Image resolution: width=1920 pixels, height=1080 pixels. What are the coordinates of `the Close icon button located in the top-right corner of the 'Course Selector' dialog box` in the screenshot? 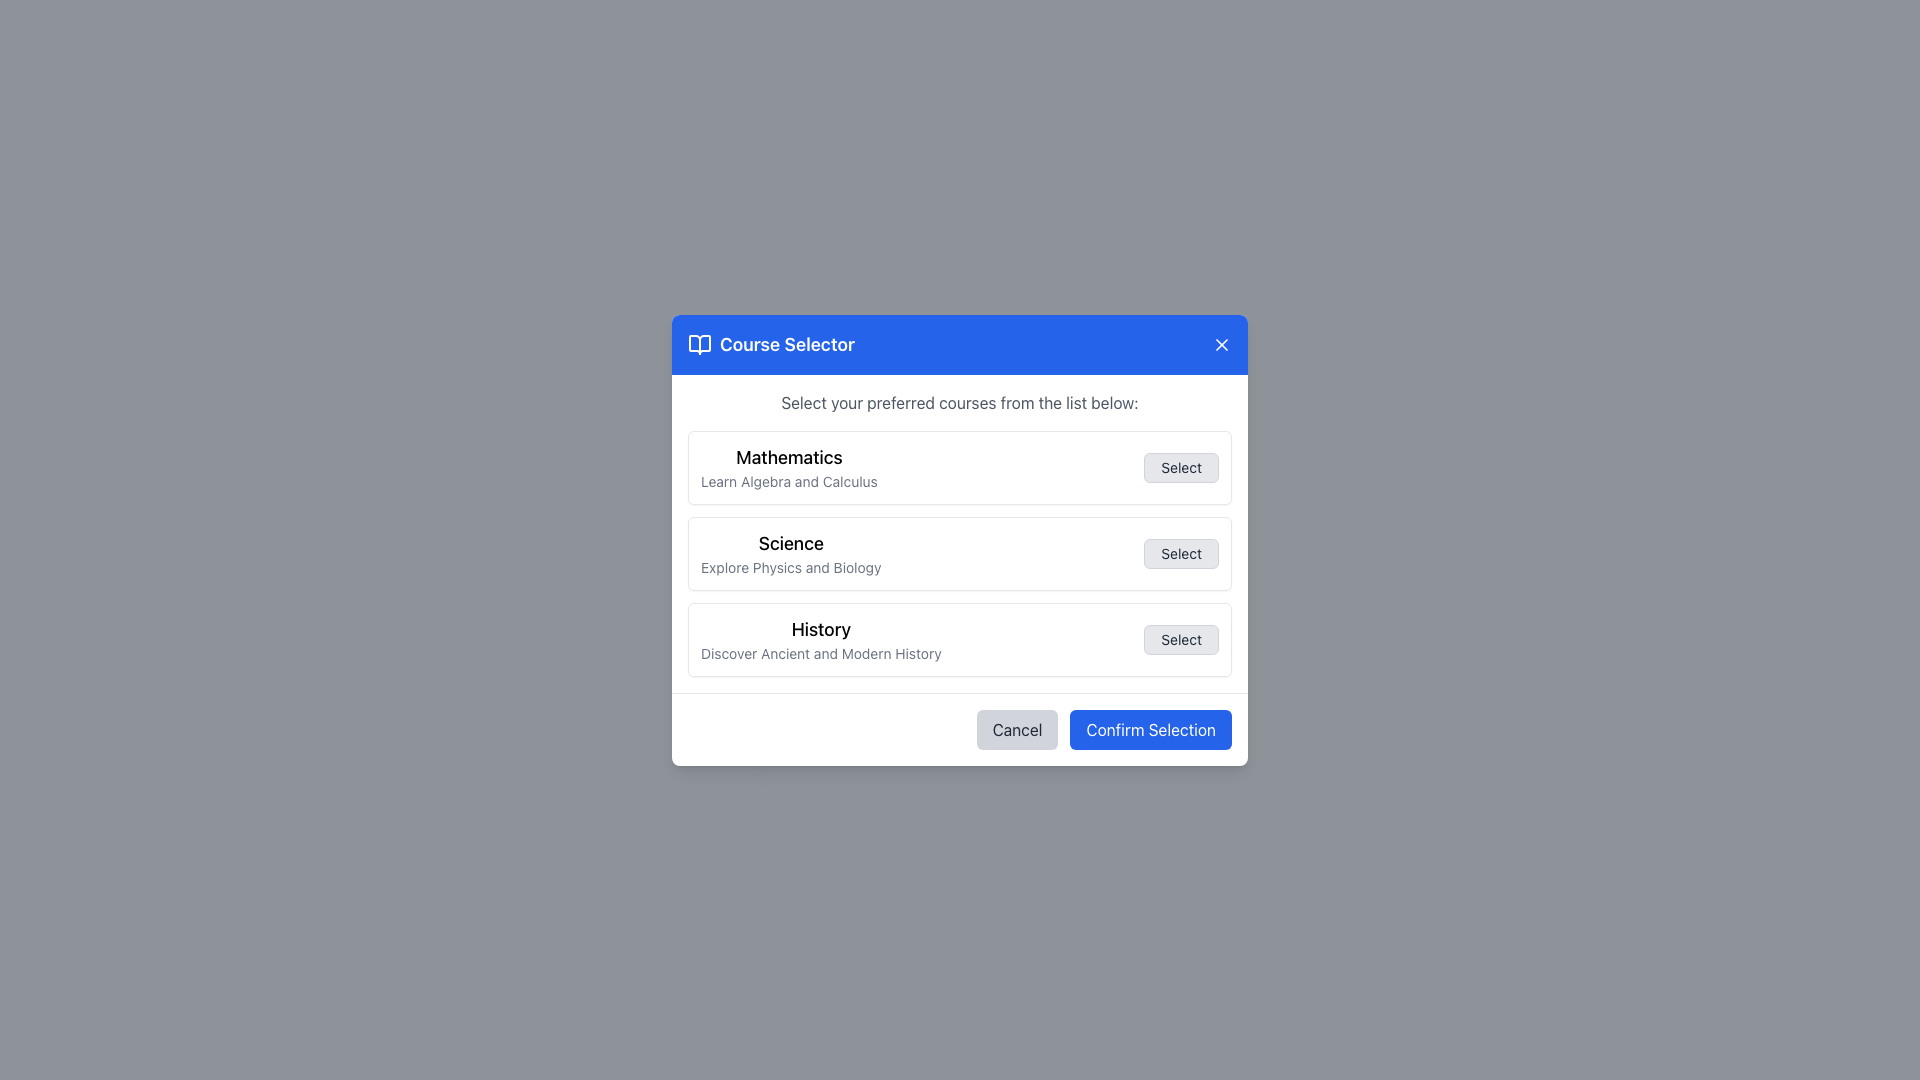 It's located at (1221, 342).